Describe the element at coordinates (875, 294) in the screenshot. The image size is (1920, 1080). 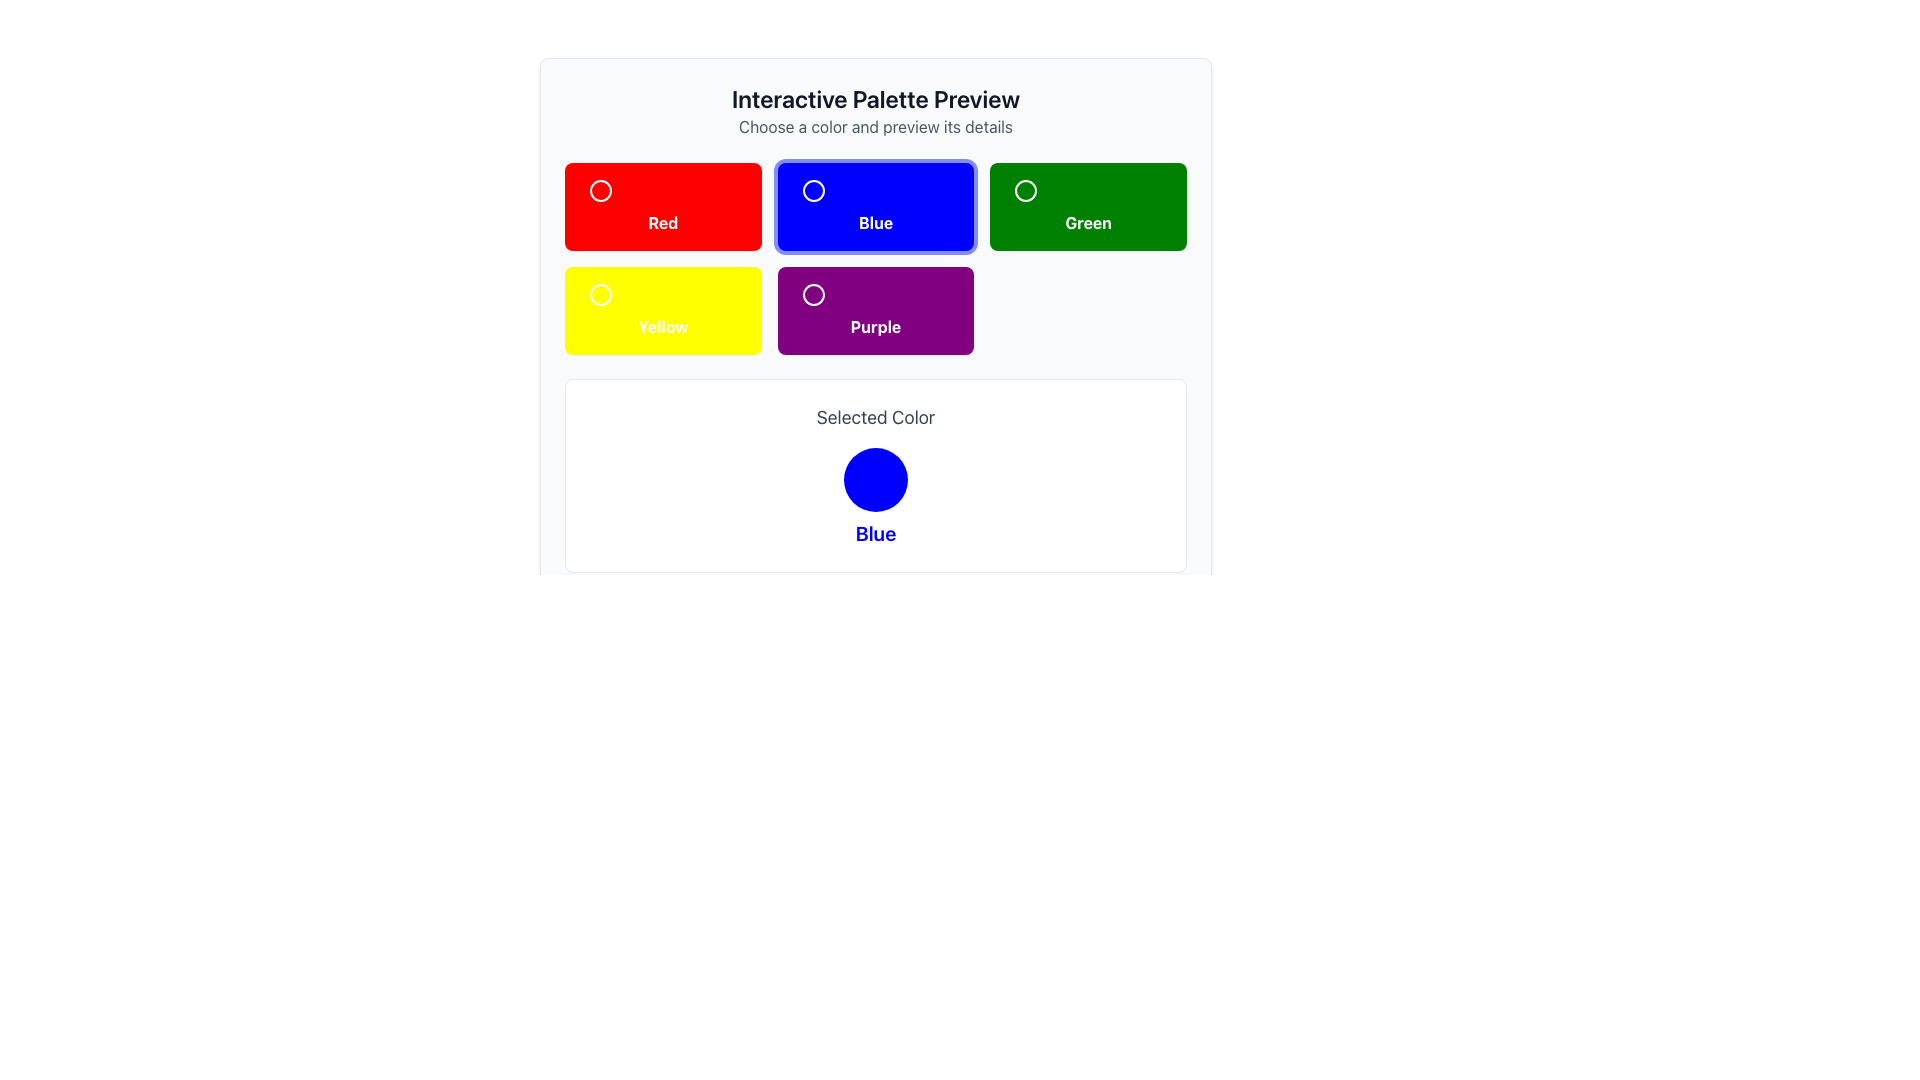
I see `SVG circle icon with a white stroke and purple fill located within the purple rectangular button in the color selection section` at that location.